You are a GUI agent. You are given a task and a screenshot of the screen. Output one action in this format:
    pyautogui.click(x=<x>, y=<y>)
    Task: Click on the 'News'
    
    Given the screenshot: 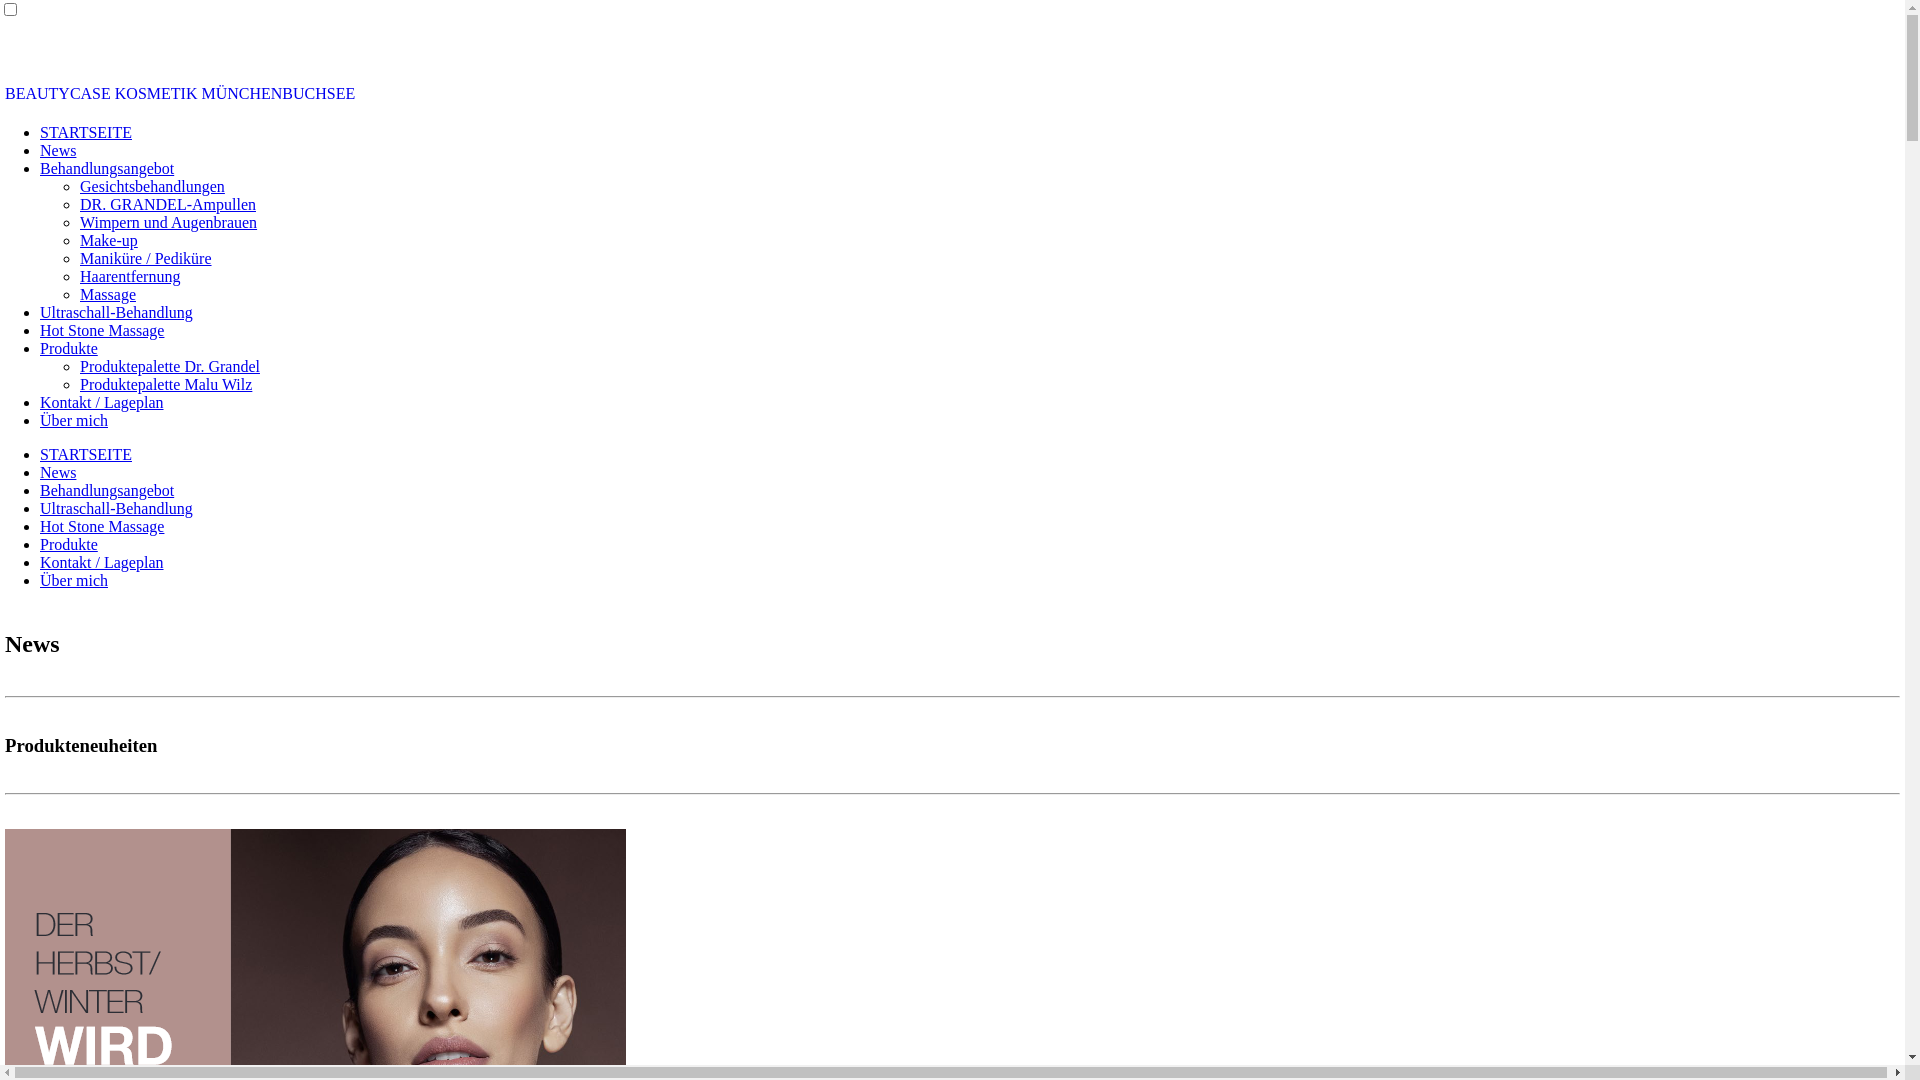 What is the action you would take?
    pyautogui.click(x=57, y=149)
    